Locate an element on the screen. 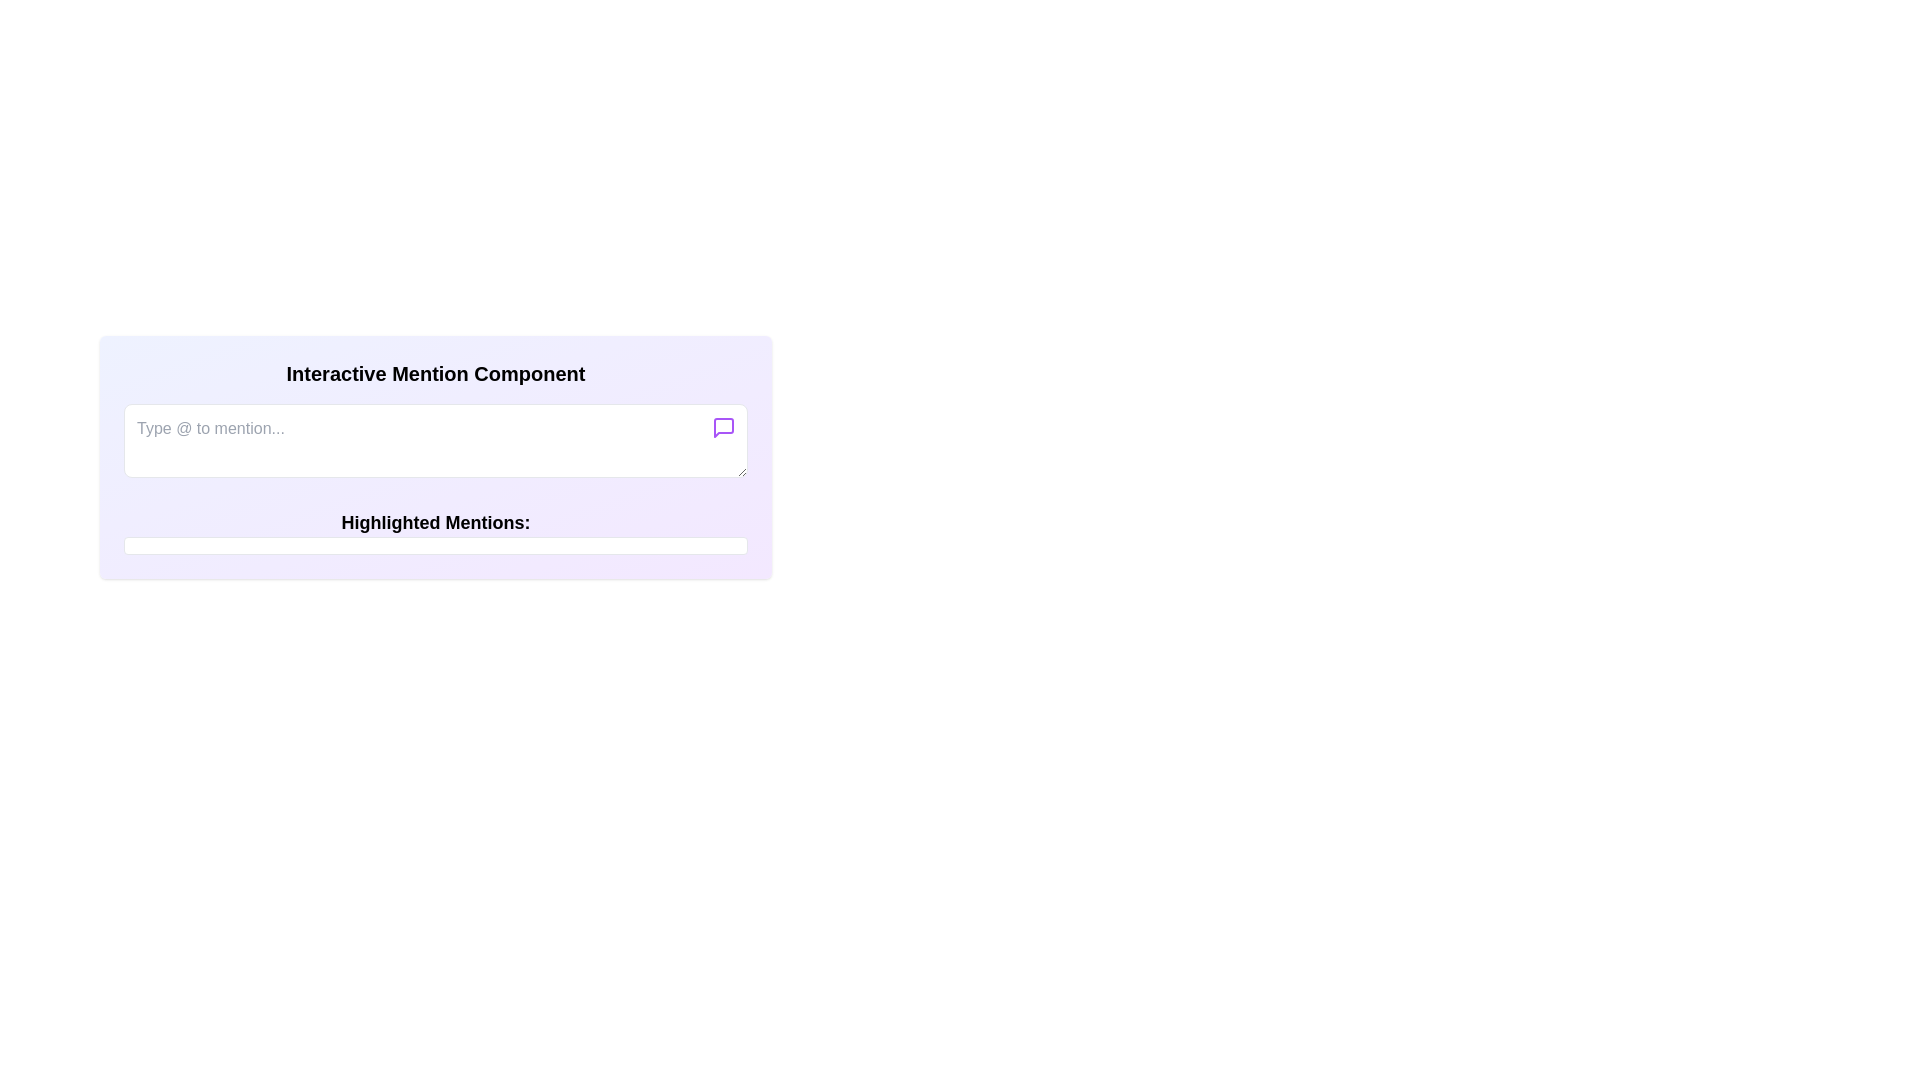 The height and width of the screenshot is (1080, 1920). the 'Highlighted Mentions:' text label element that serves as a header for the display area below it is located at coordinates (435, 531).